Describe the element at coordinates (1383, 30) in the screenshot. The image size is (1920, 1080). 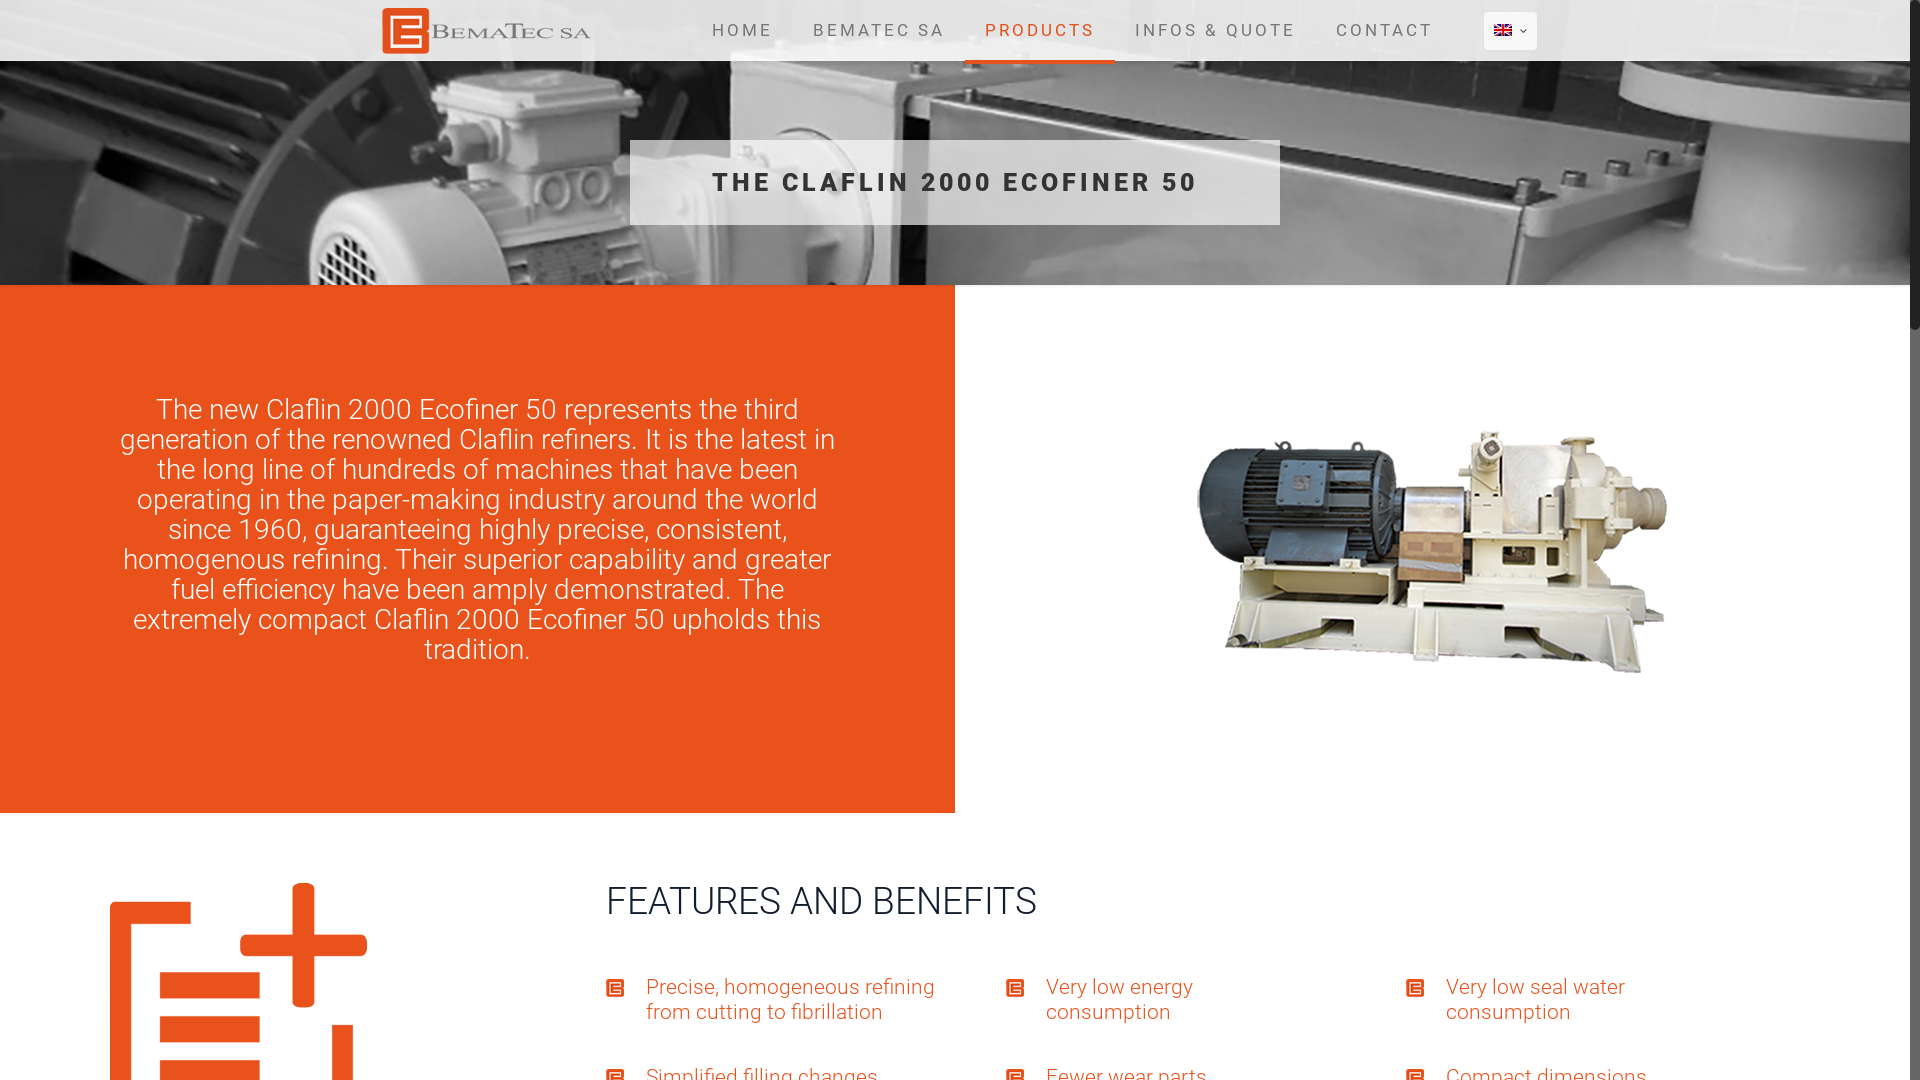
I see `'CONTACT'` at that location.